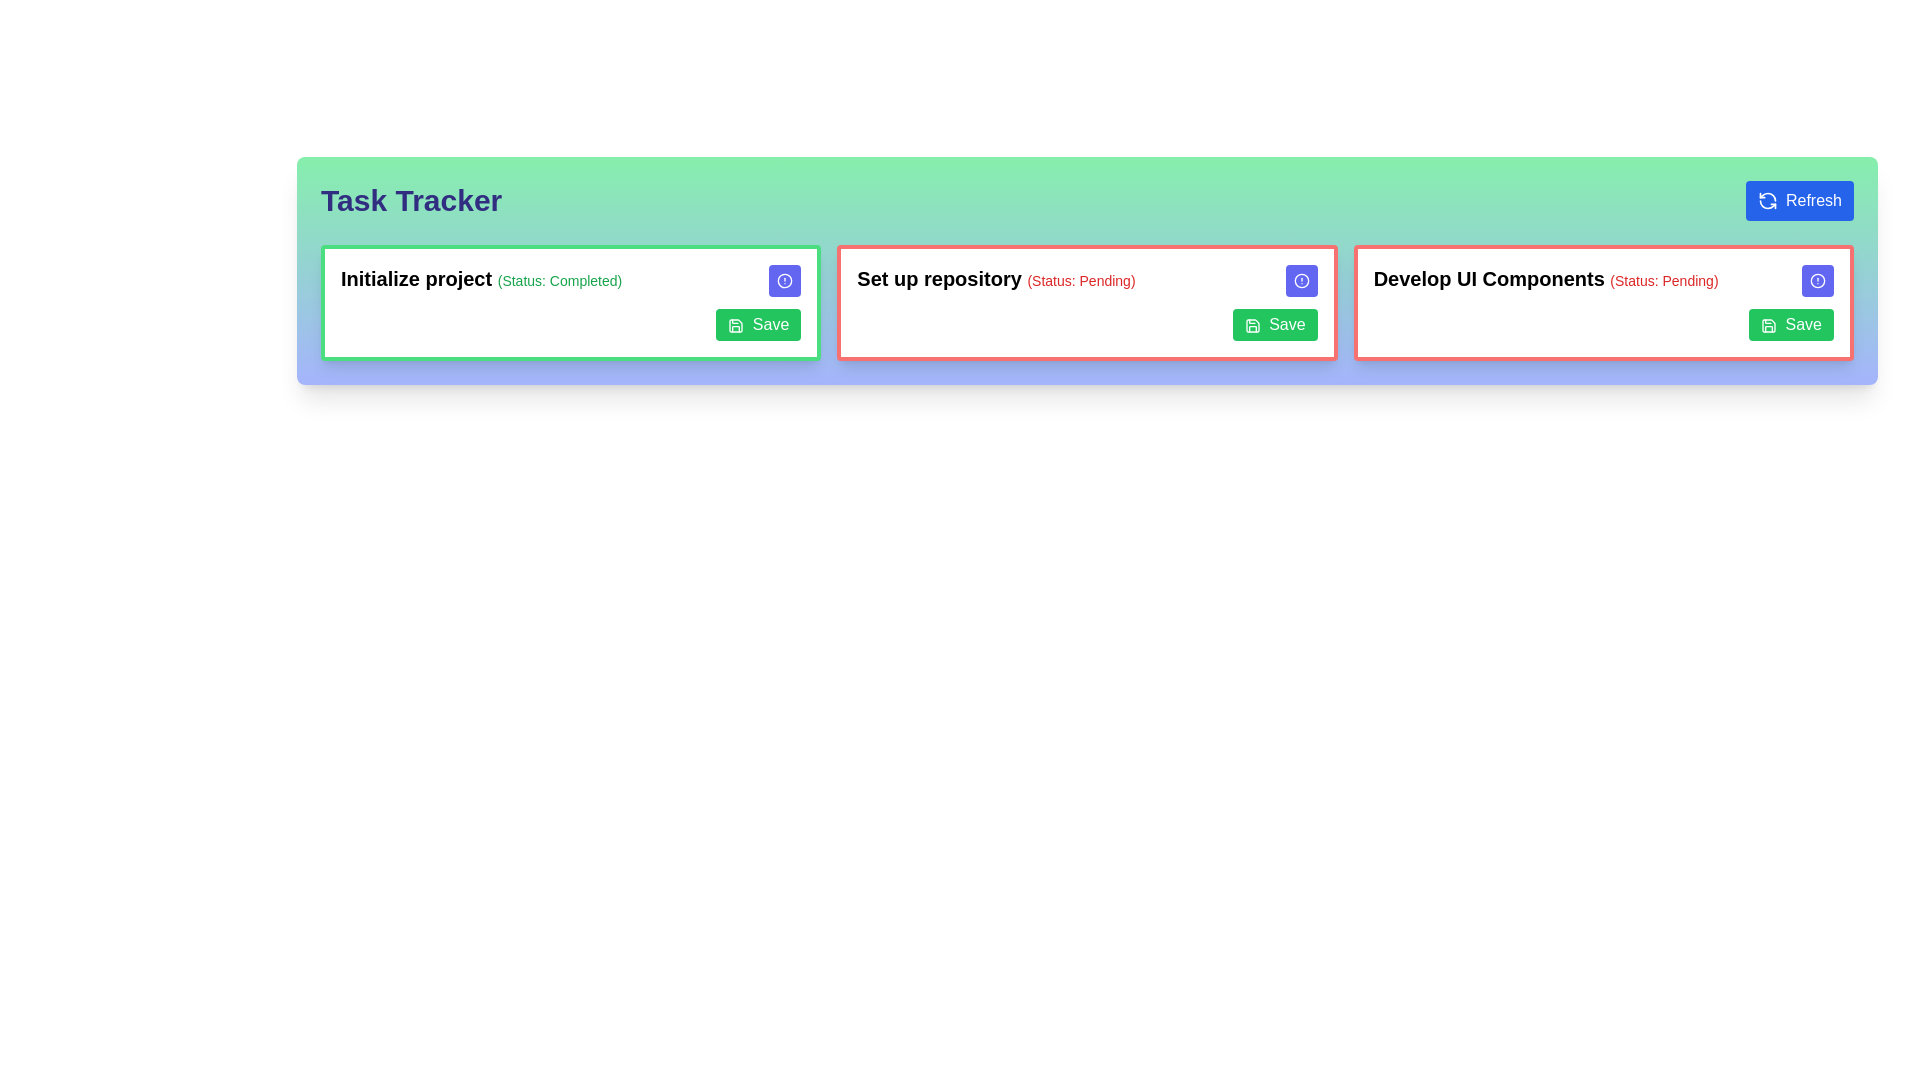 The image size is (1920, 1080). What do you see at coordinates (570, 281) in the screenshot?
I see `the label displaying 'Initialize project (Status: Completed)' which is styled in bold text and green, located in the top-left task card above the 'Save' button` at bounding box center [570, 281].